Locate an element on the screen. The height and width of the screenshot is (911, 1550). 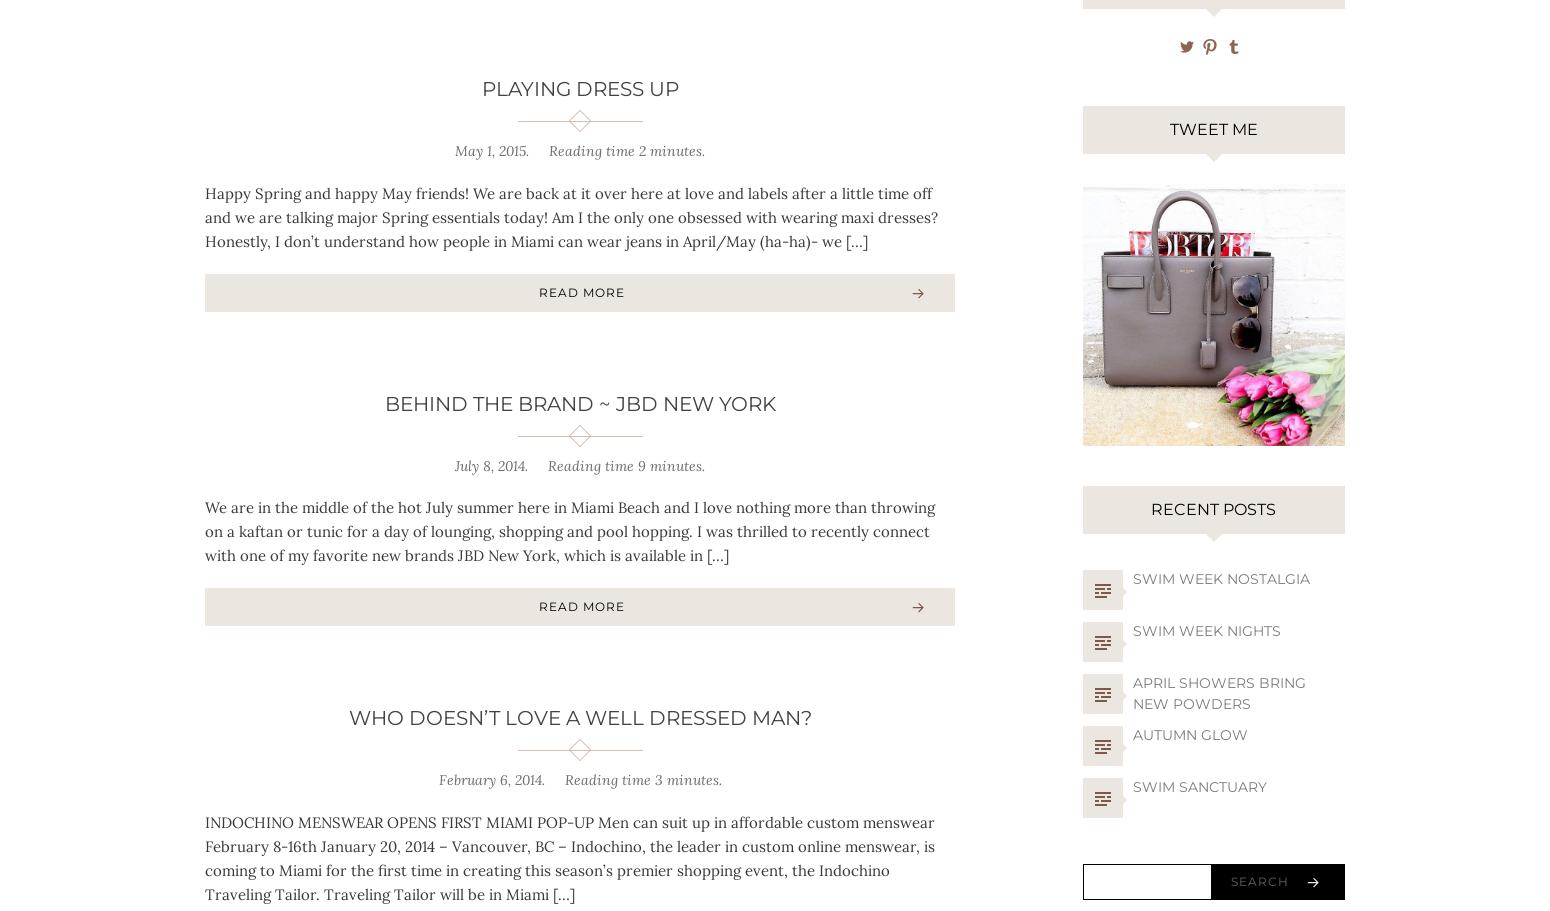
'We are in the middle of the hot July summer here in Miami Beach and I love nothing more than throwing on a kaftan or tunic for a day of lounging, shopping and pool hopping. I was thrilled to recently connect with one of my favorite new brands JBD New York, which is available in […]' is located at coordinates (204, 530).